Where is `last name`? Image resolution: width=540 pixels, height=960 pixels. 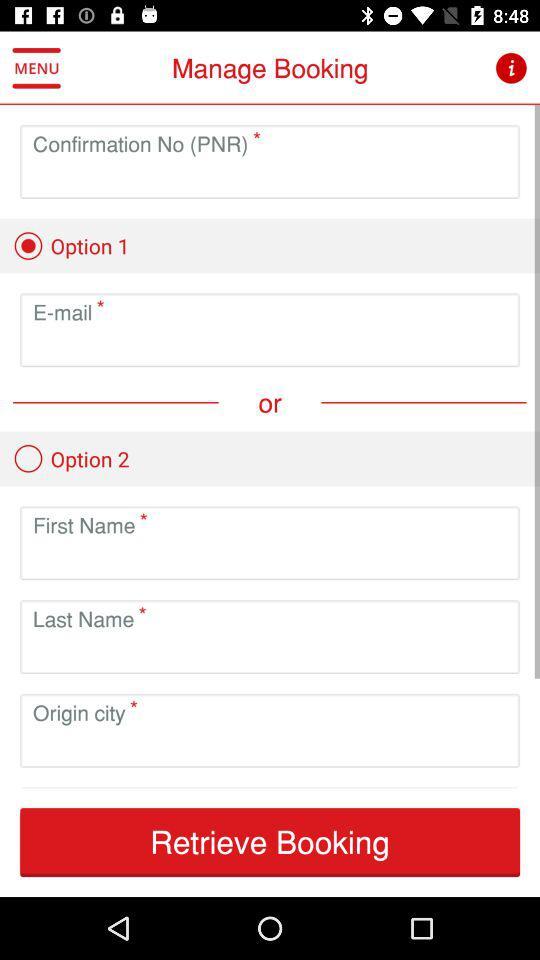 last name is located at coordinates (270, 651).